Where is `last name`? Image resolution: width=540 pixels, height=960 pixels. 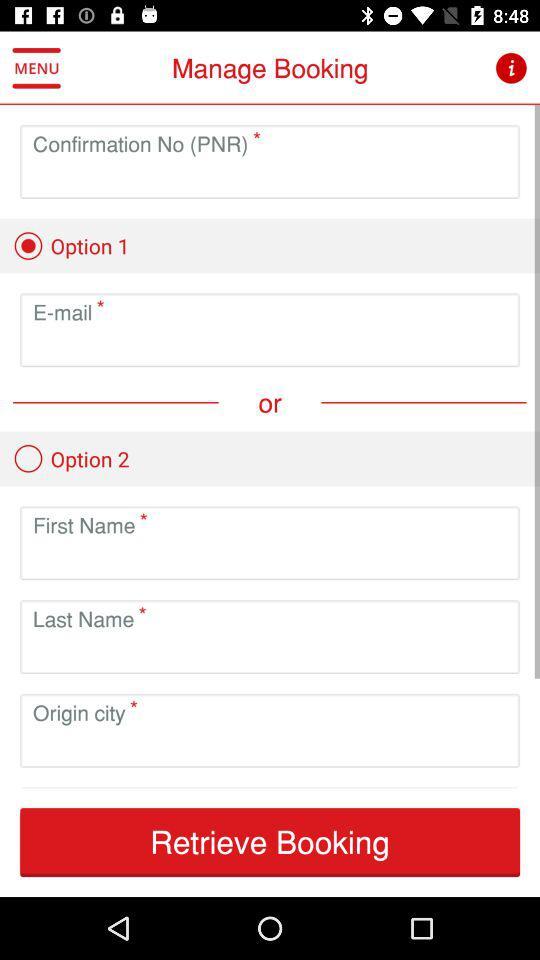 last name is located at coordinates (270, 651).